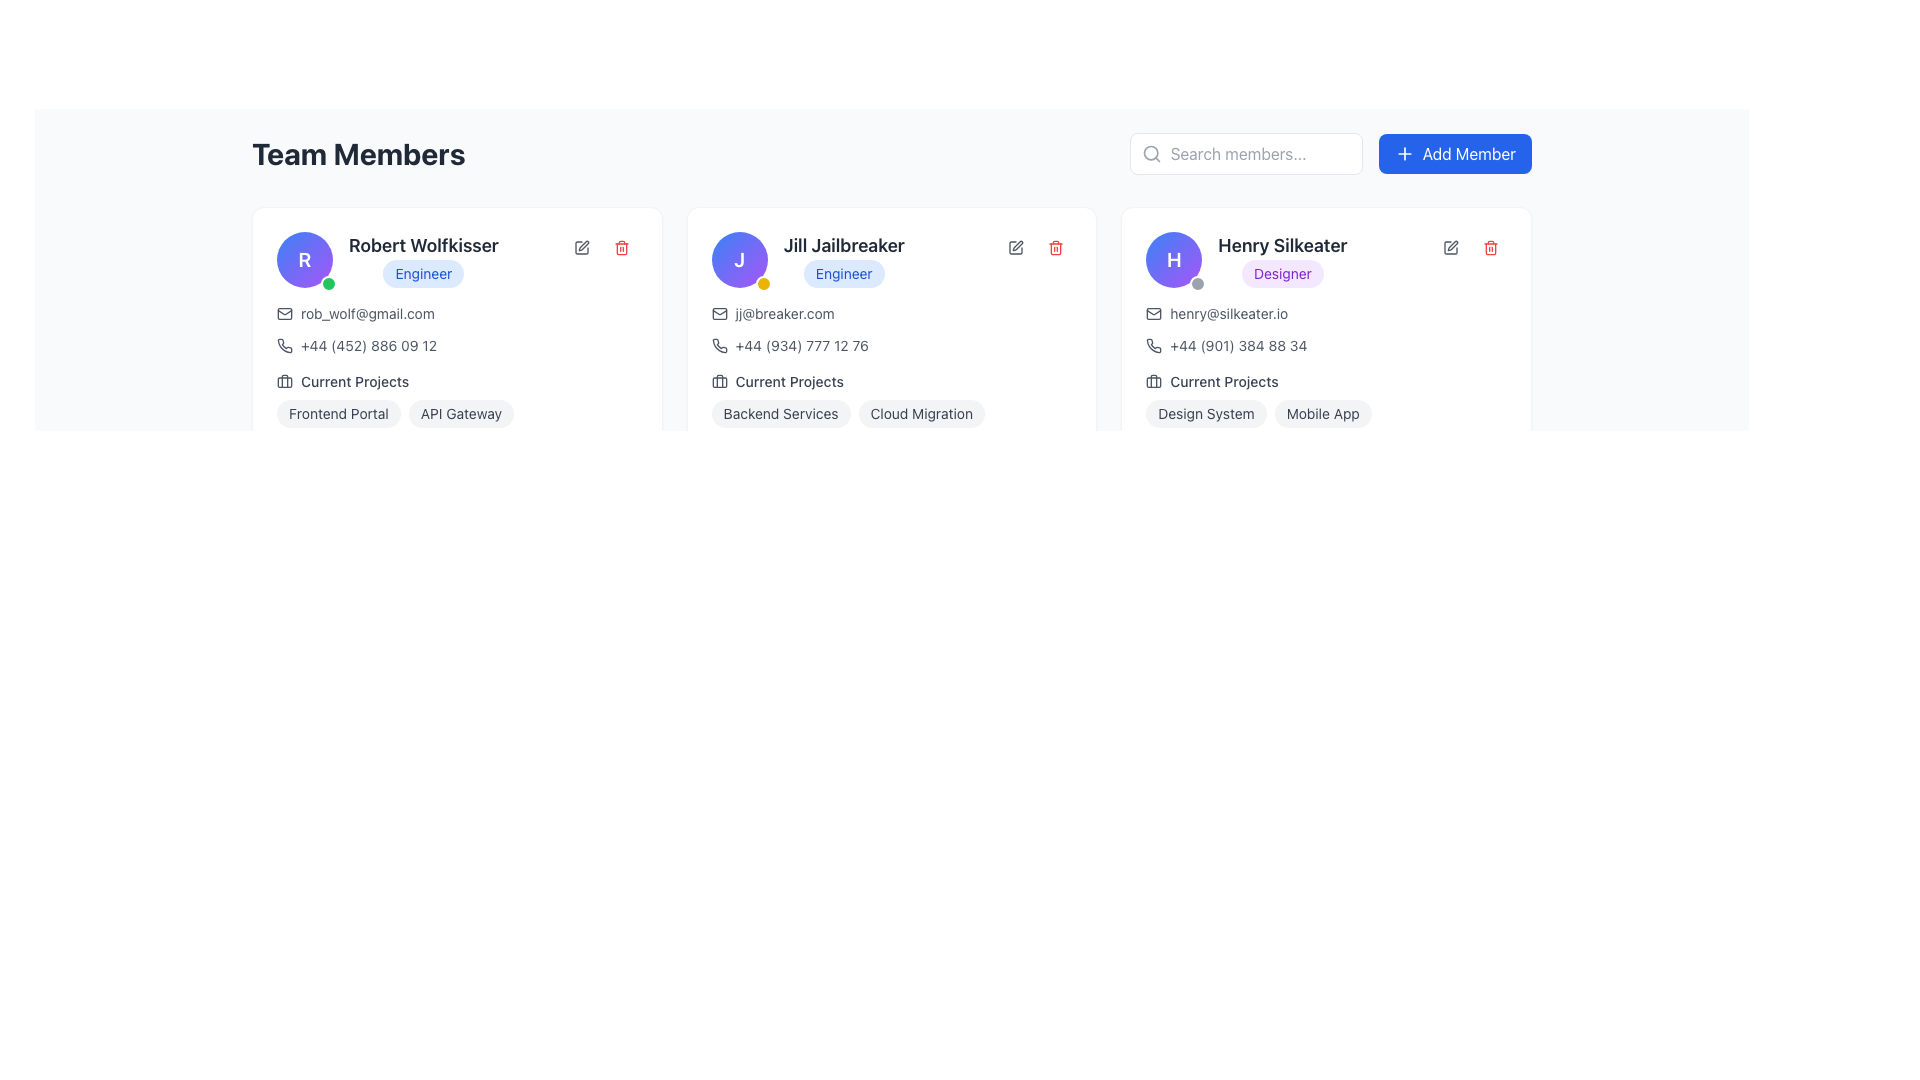  Describe the element at coordinates (1154, 381) in the screenshot. I see `the icon related to the 'Current Projects' section, which is located on the left side of the text label 'Current Projects' within the user profile card` at that location.